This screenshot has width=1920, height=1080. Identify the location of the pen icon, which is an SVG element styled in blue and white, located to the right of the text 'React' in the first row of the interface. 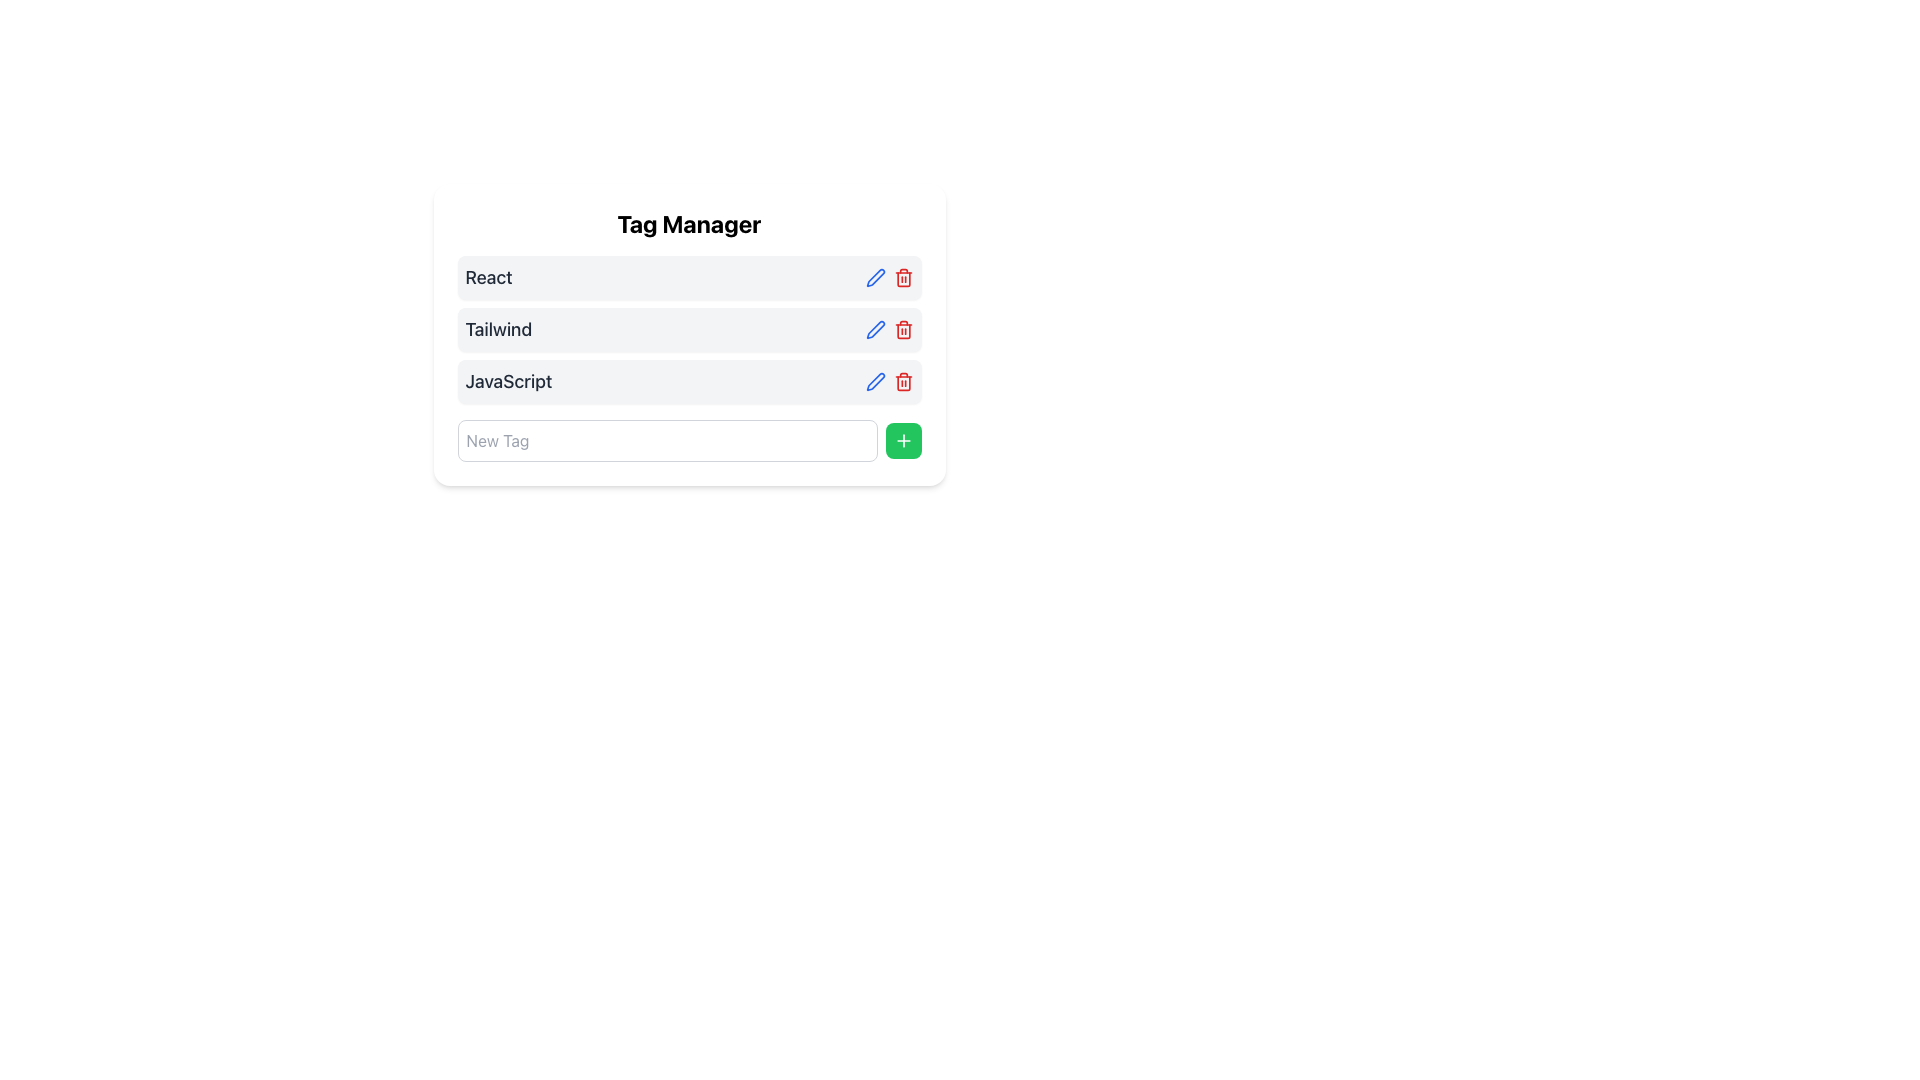
(875, 277).